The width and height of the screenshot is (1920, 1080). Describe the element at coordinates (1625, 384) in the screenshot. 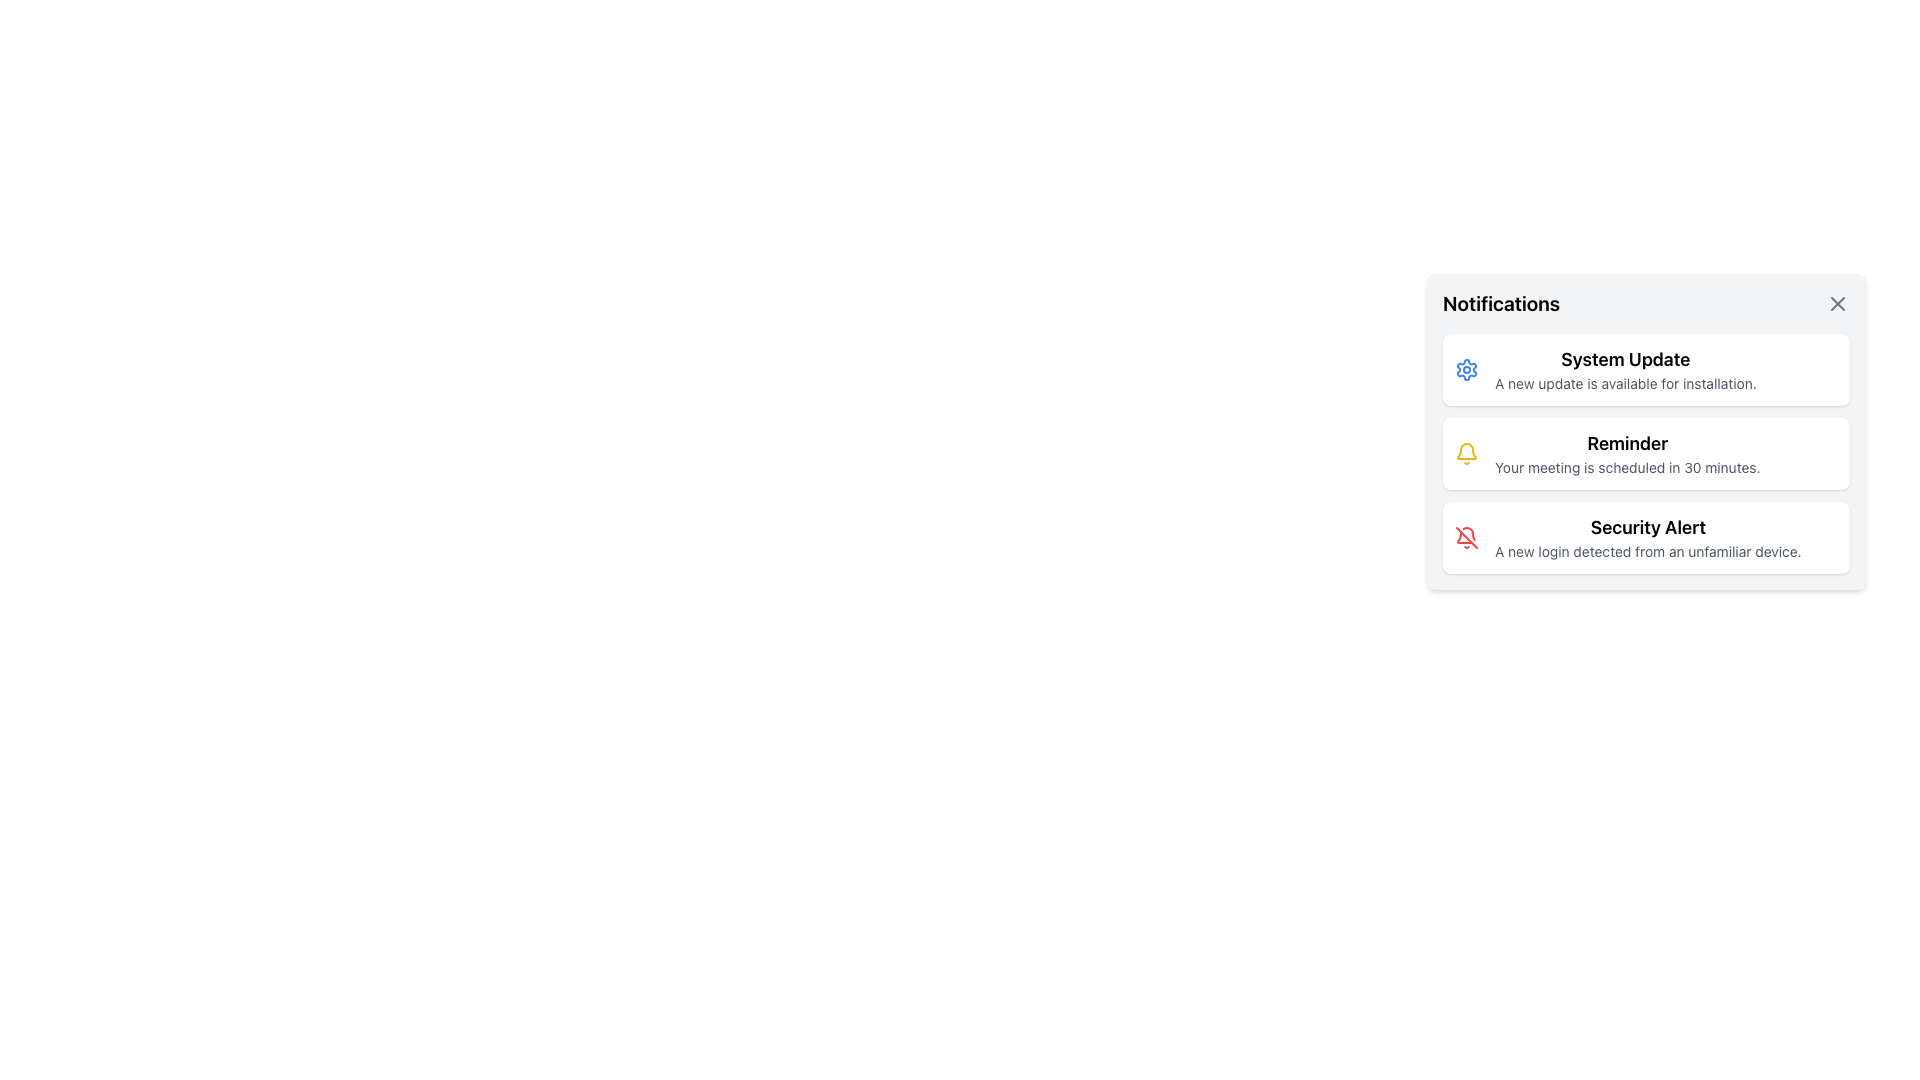

I see `descriptive text label located within the notification modal under the 'System Update' section, positioned directly beneath the 'System Update' title` at that location.